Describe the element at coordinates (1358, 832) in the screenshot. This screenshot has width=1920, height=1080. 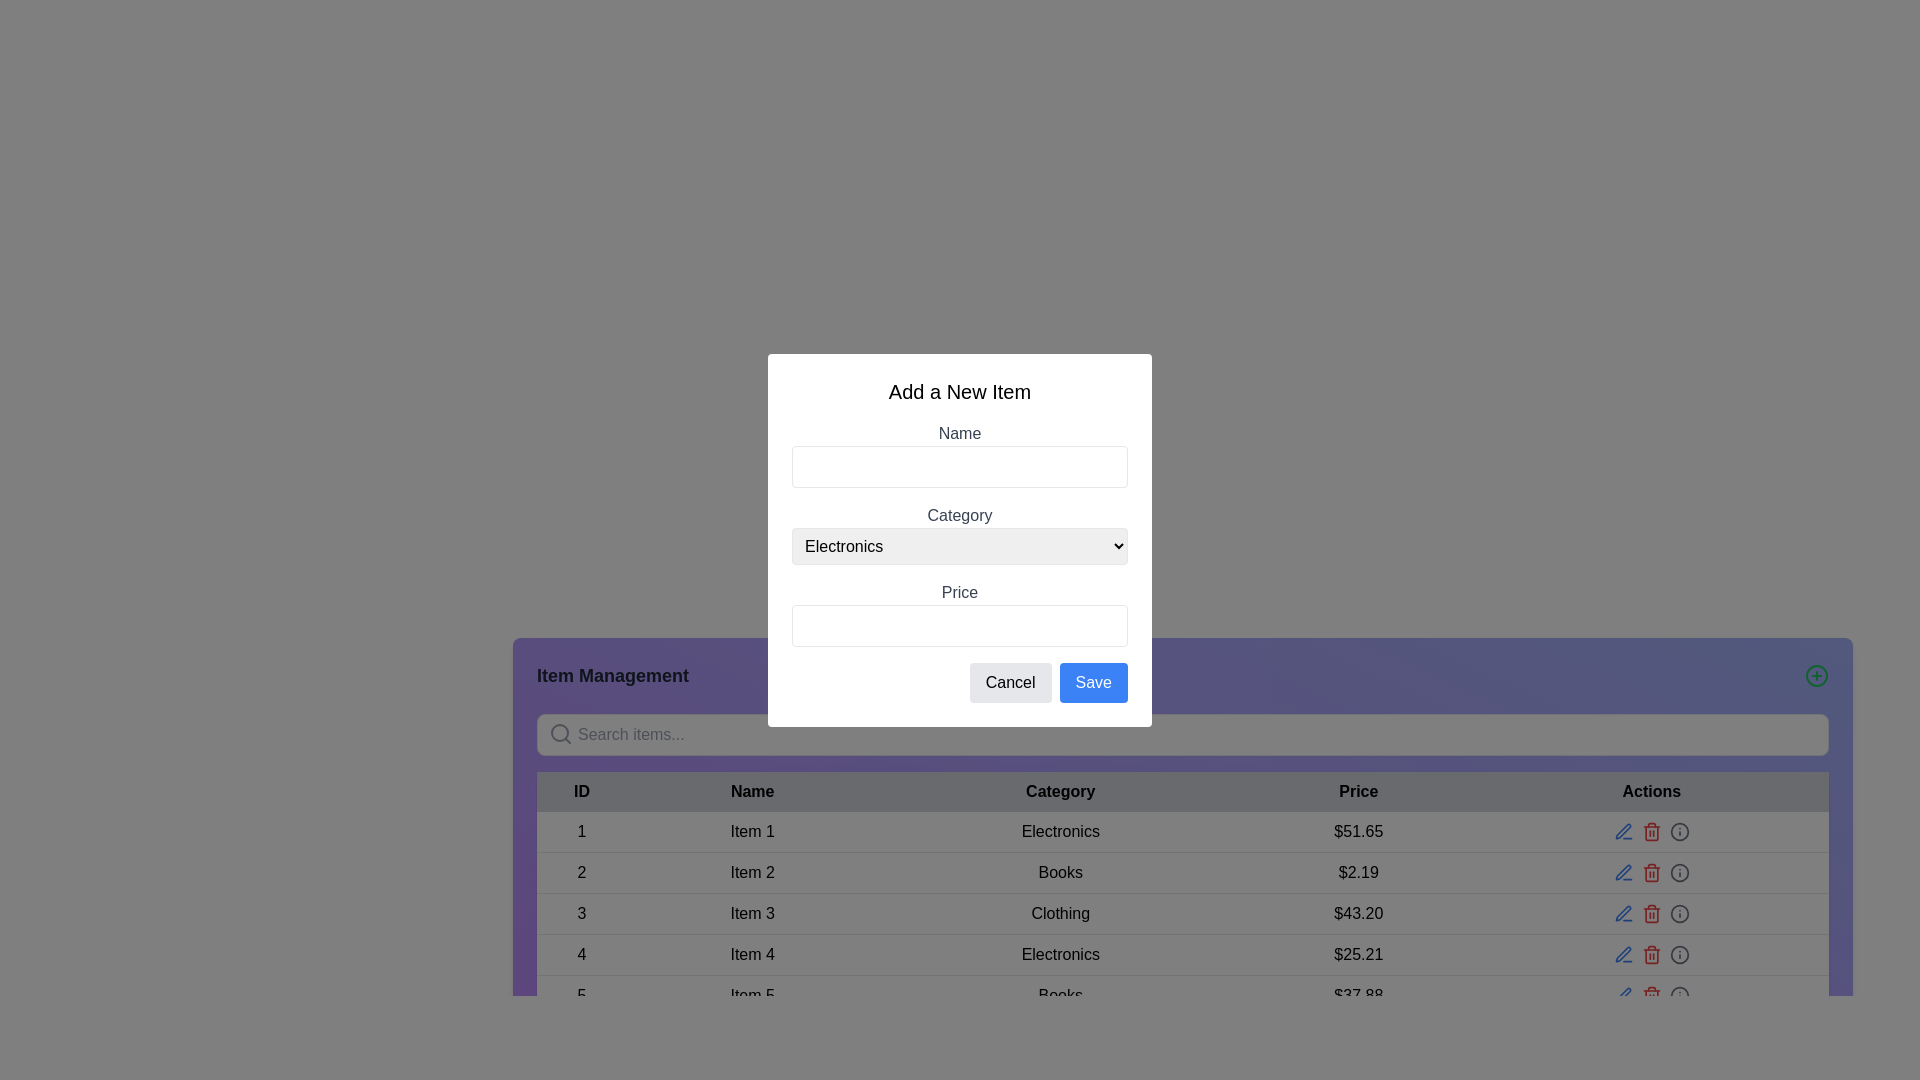
I see `the price text element displaying the cost for 'Item 1' in the data table under the 'Price' column, which is adjacent to the 'Category' column labeled 'Electronics'` at that location.